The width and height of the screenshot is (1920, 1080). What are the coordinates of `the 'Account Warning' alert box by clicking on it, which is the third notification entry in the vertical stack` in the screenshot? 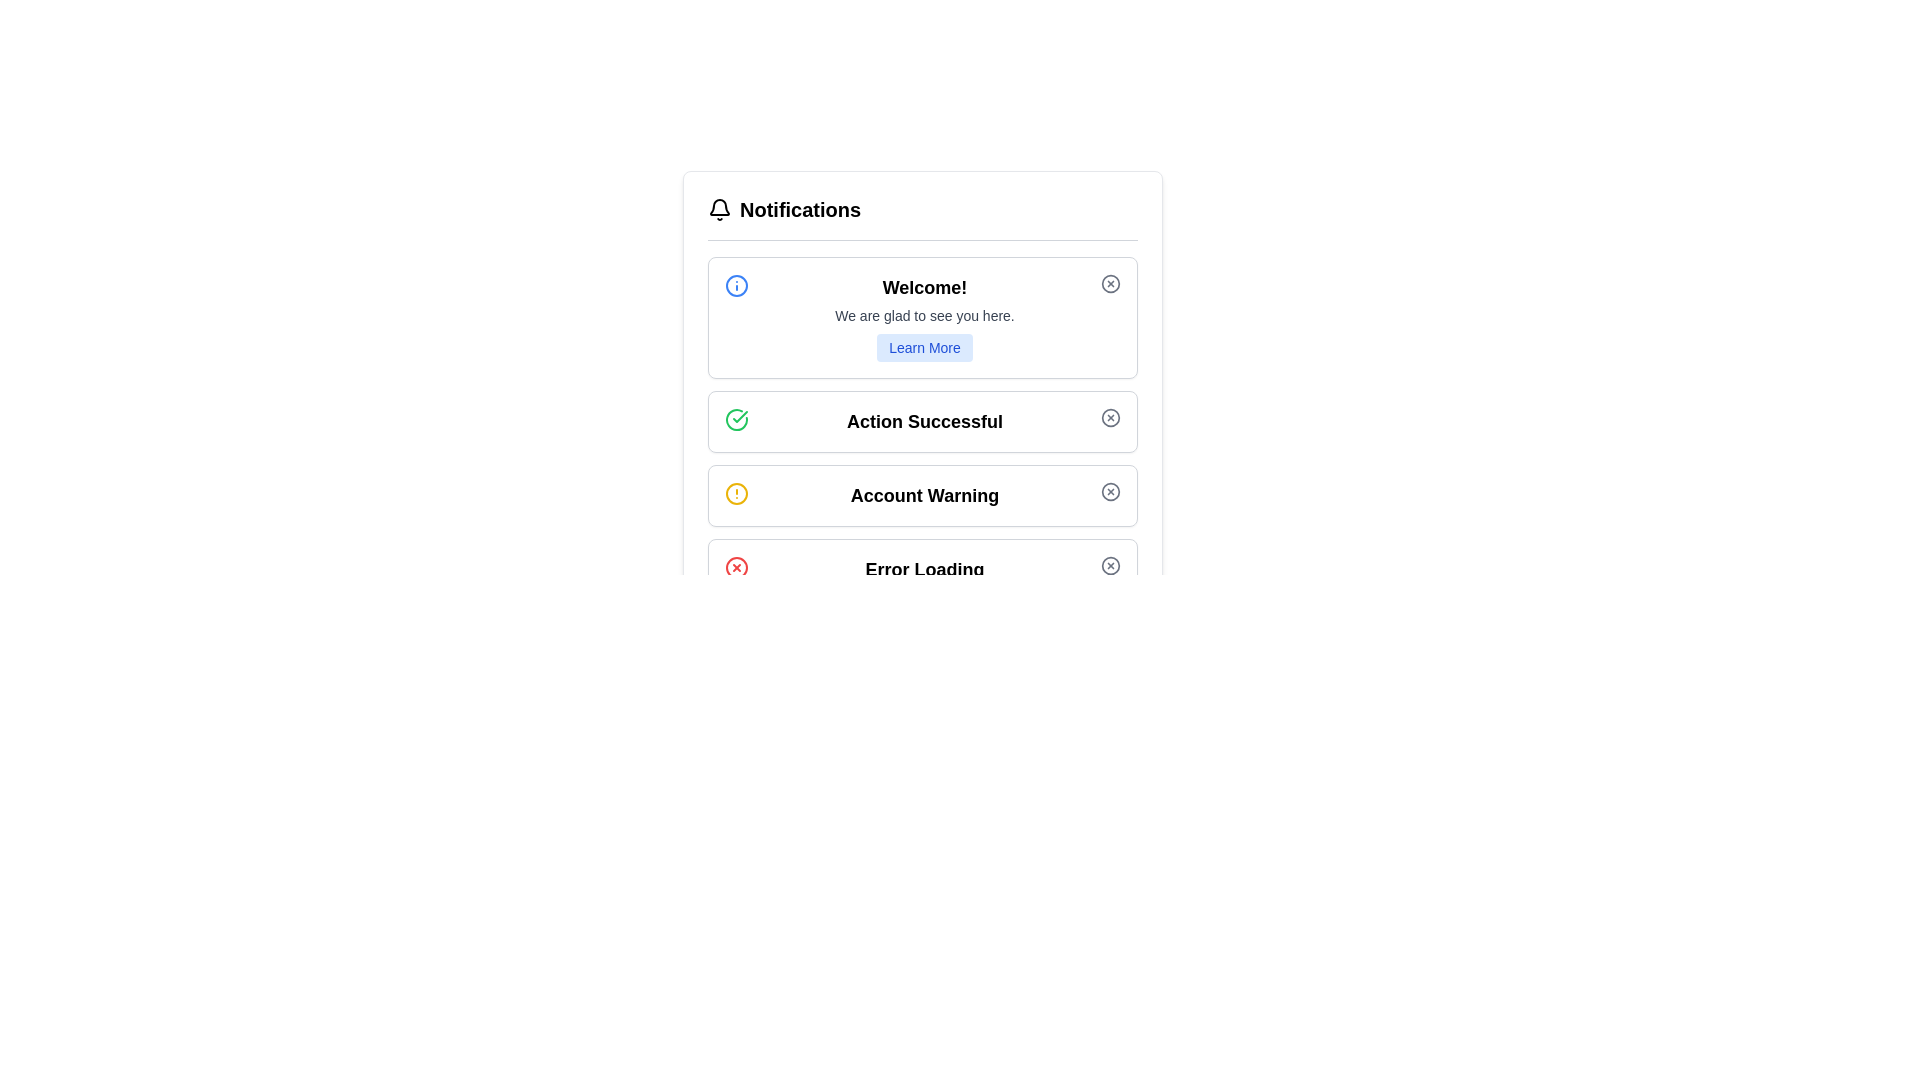 It's located at (921, 495).